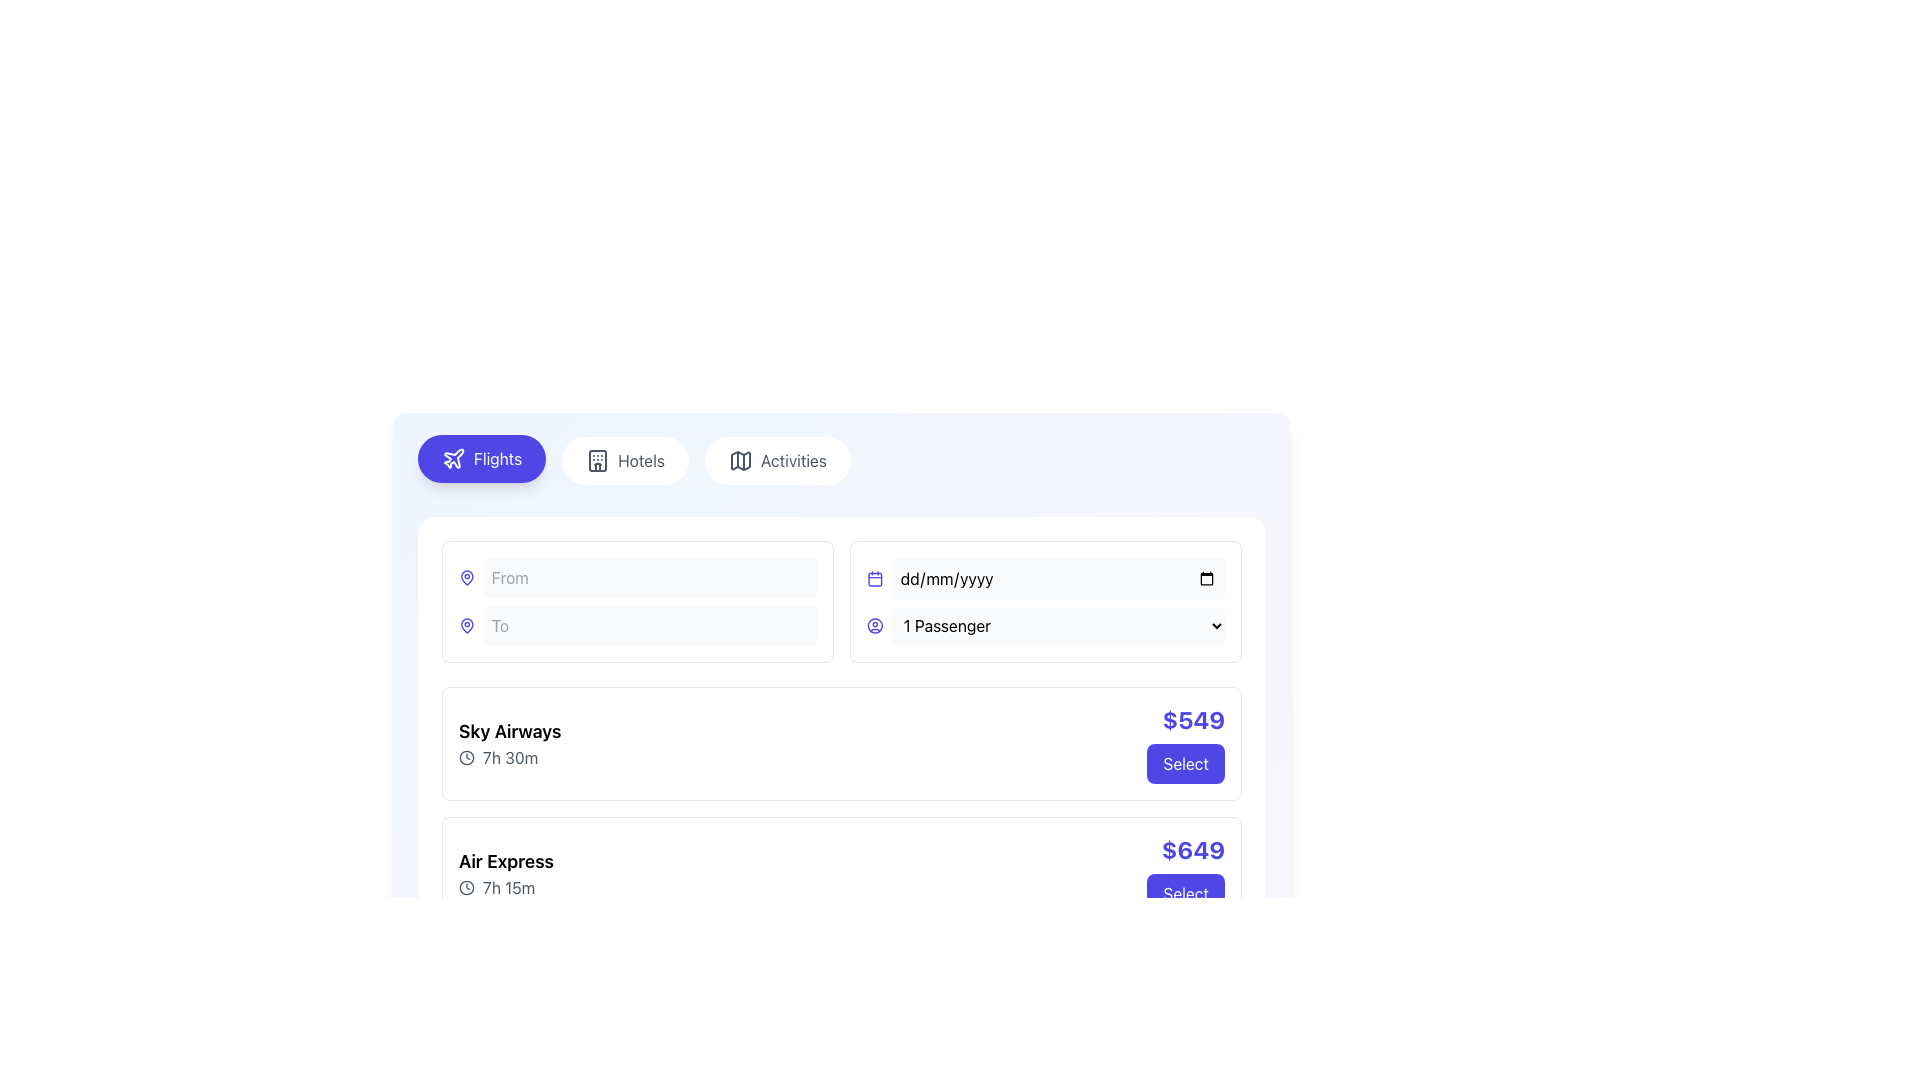 This screenshot has height=1080, width=1920. Describe the element at coordinates (510, 758) in the screenshot. I see `the text label that displays the duration of the flight in hours and minutes, located below the 'Sky Airways' label in the flight listing interface` at that location.